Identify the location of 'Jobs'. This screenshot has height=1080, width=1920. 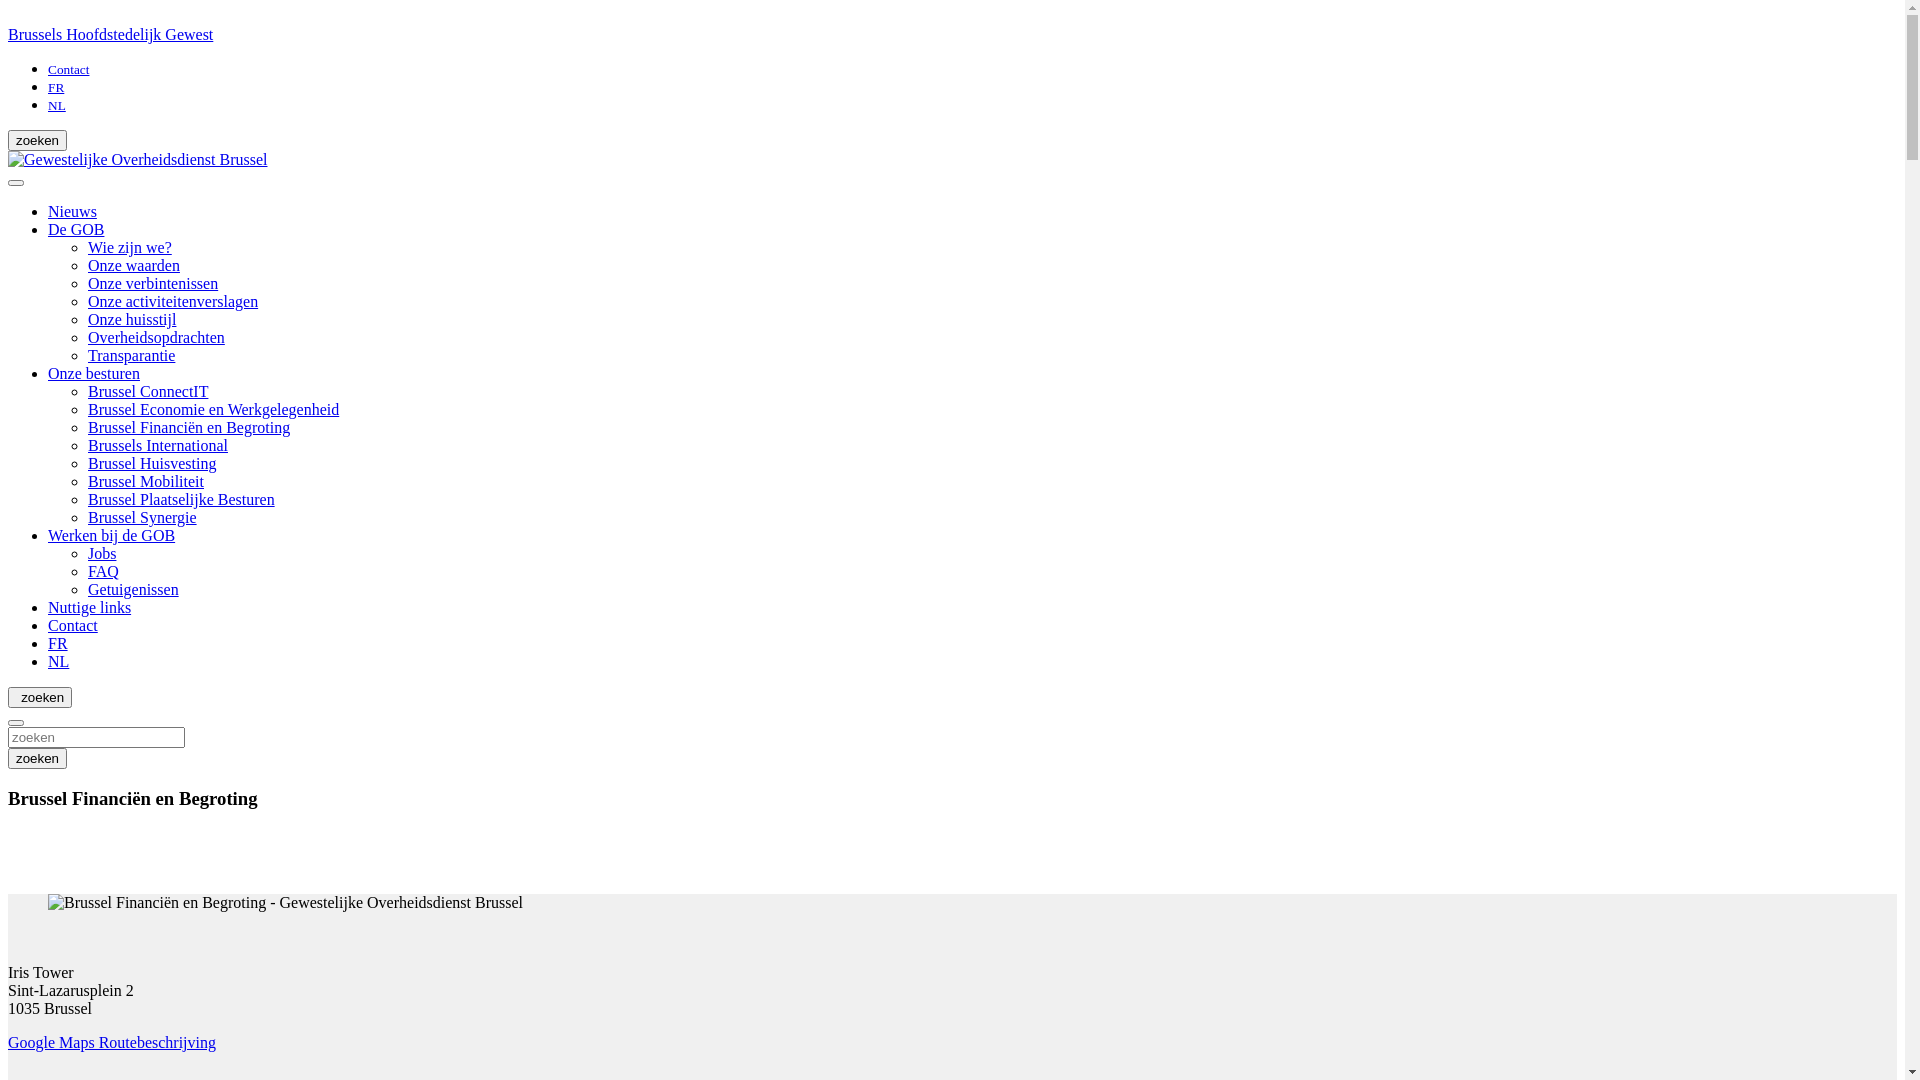
(100, 553).